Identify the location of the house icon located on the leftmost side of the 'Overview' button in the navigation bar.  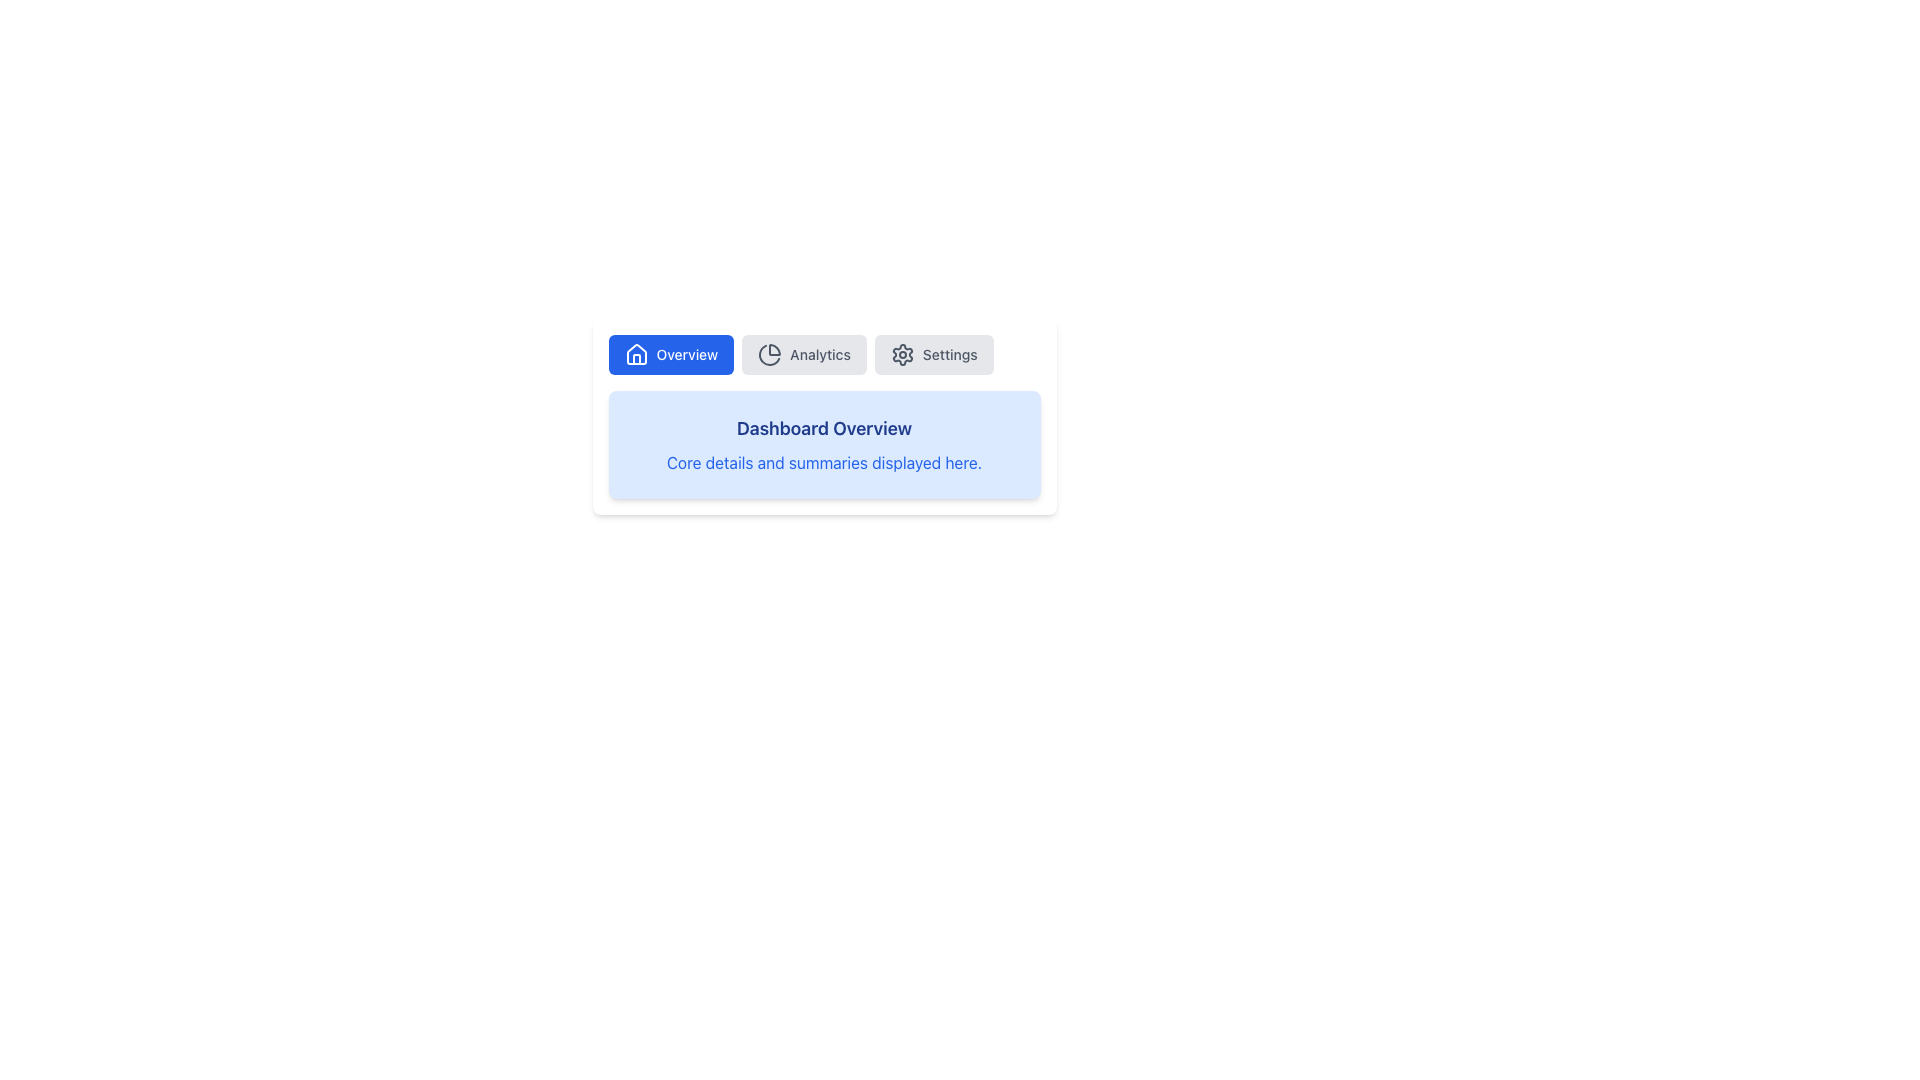
(635, 353).